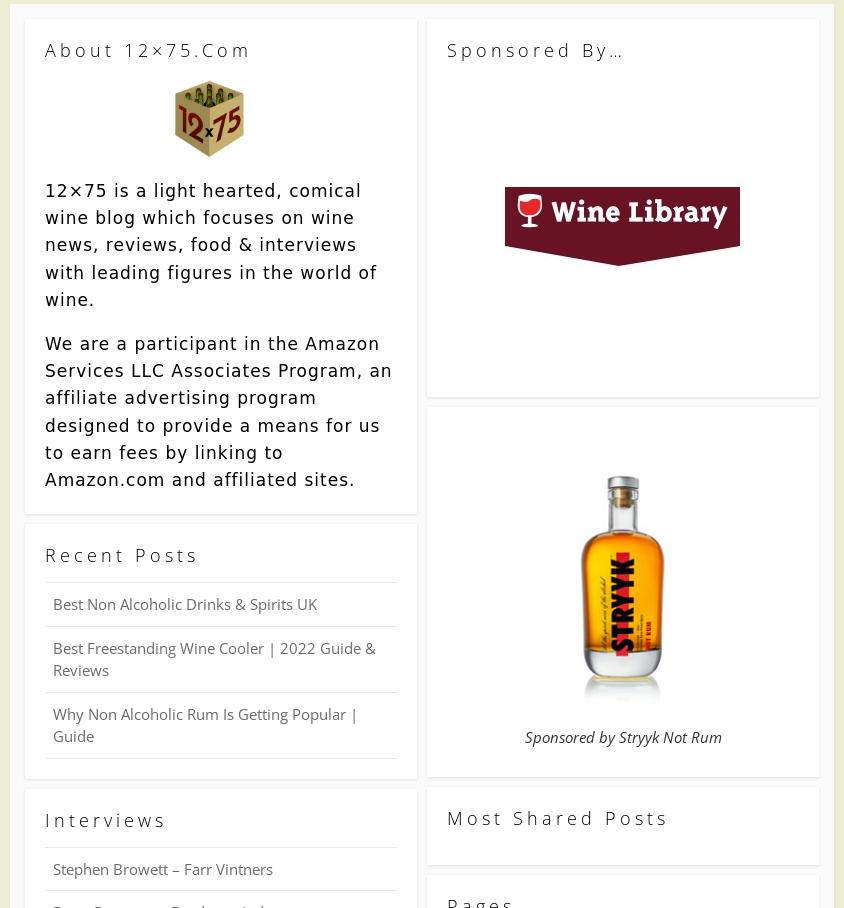  What do you see at coordinates (205, 724) in the screenshot?
I see `'Why Non Alcoholic Rum Is Getting Popular | Guide'` at bounding box center [205, 724].